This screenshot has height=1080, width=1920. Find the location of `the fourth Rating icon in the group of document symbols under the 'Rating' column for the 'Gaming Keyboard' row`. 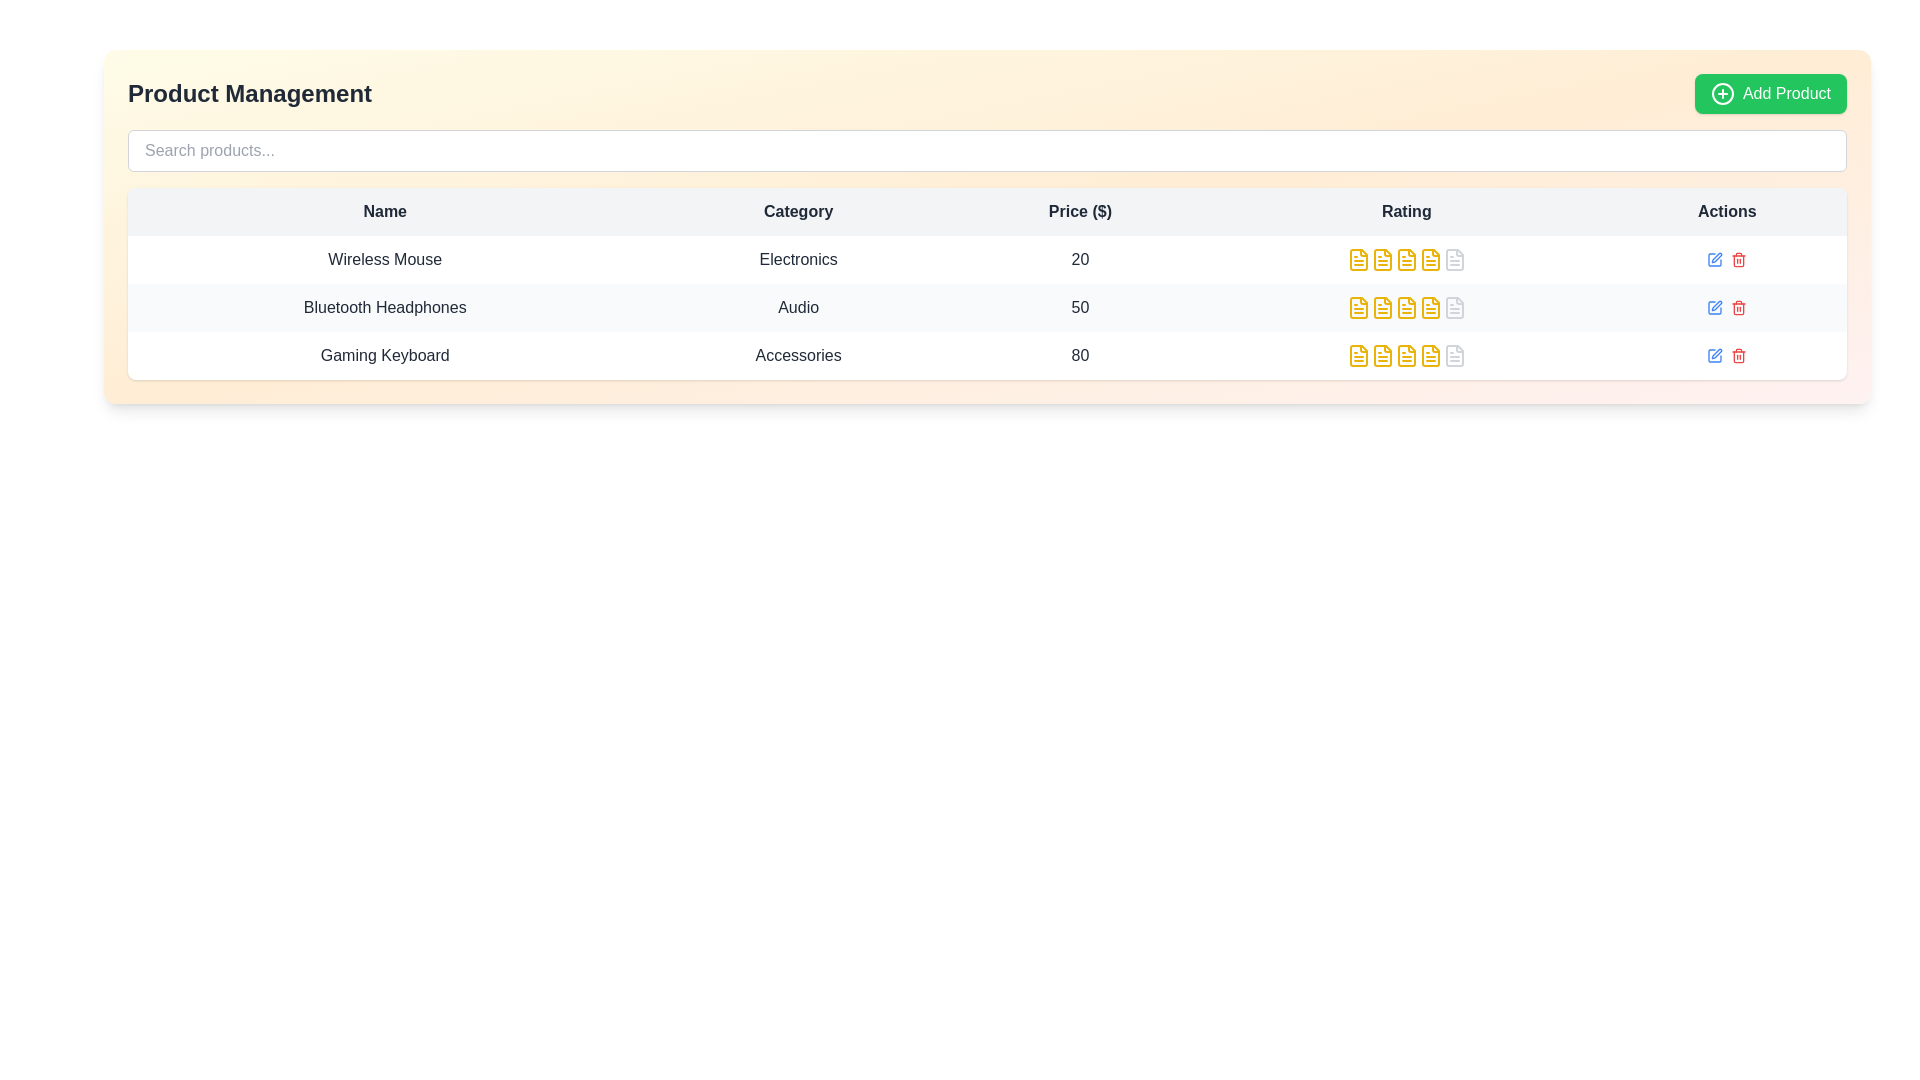

the fourth Rating icon in the group of document symbols under the 'Rating' column for the 'Gaming Keyboard' row is located at coordinates (1405, 354).